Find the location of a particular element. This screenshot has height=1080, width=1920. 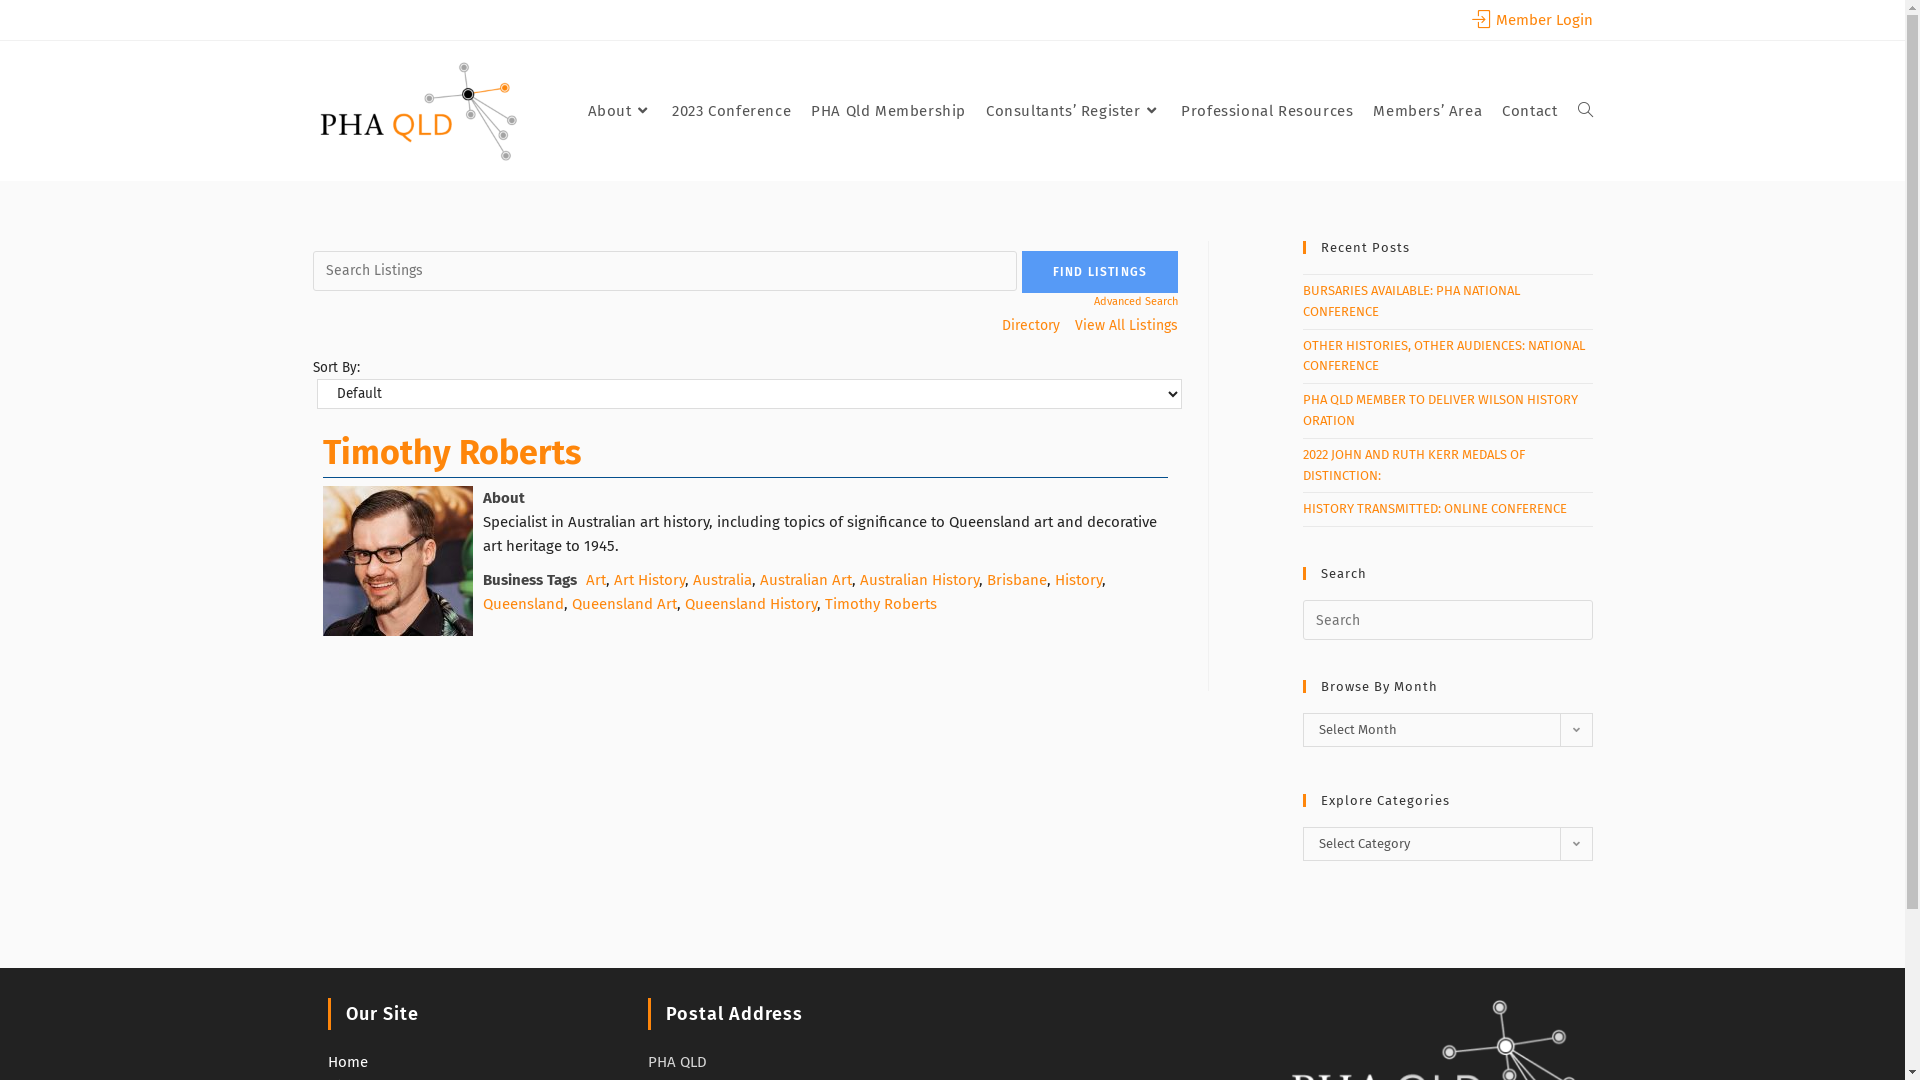

'2023 Conference' is located at coordinates (730, 111).